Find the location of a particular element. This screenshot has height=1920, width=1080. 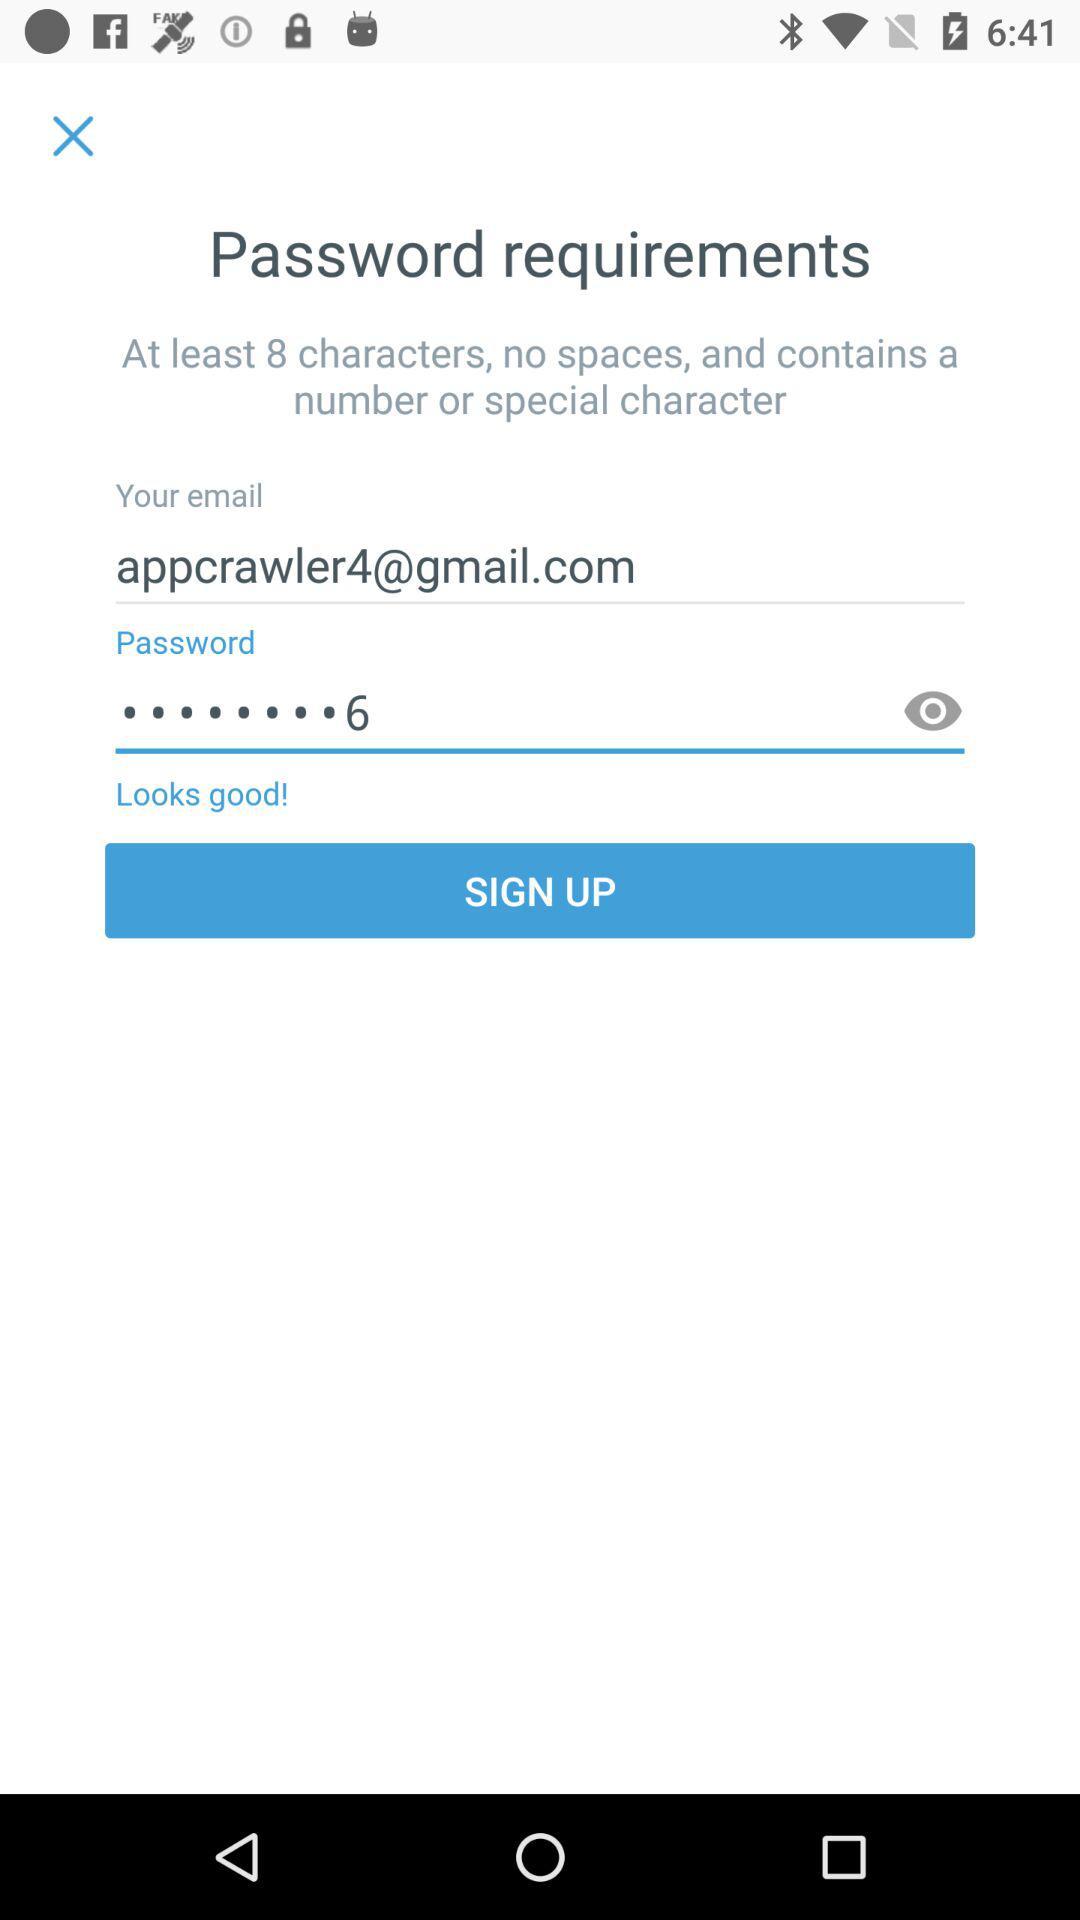

the item above the looks good! item is located at coordinates (540, 712).